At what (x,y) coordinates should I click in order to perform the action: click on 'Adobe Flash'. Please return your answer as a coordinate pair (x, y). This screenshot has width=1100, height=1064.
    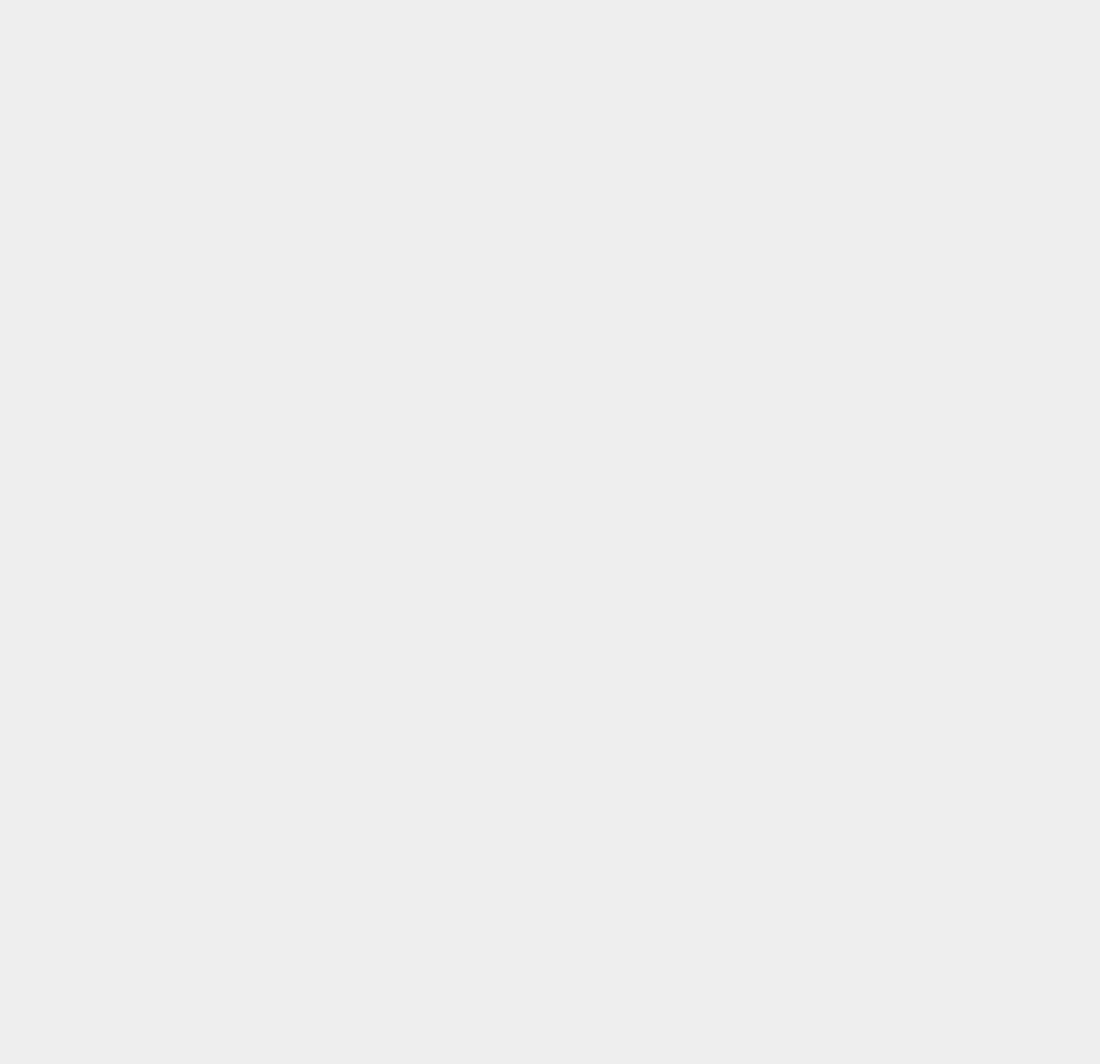
    Looking at the image, I should click on (816, 952).